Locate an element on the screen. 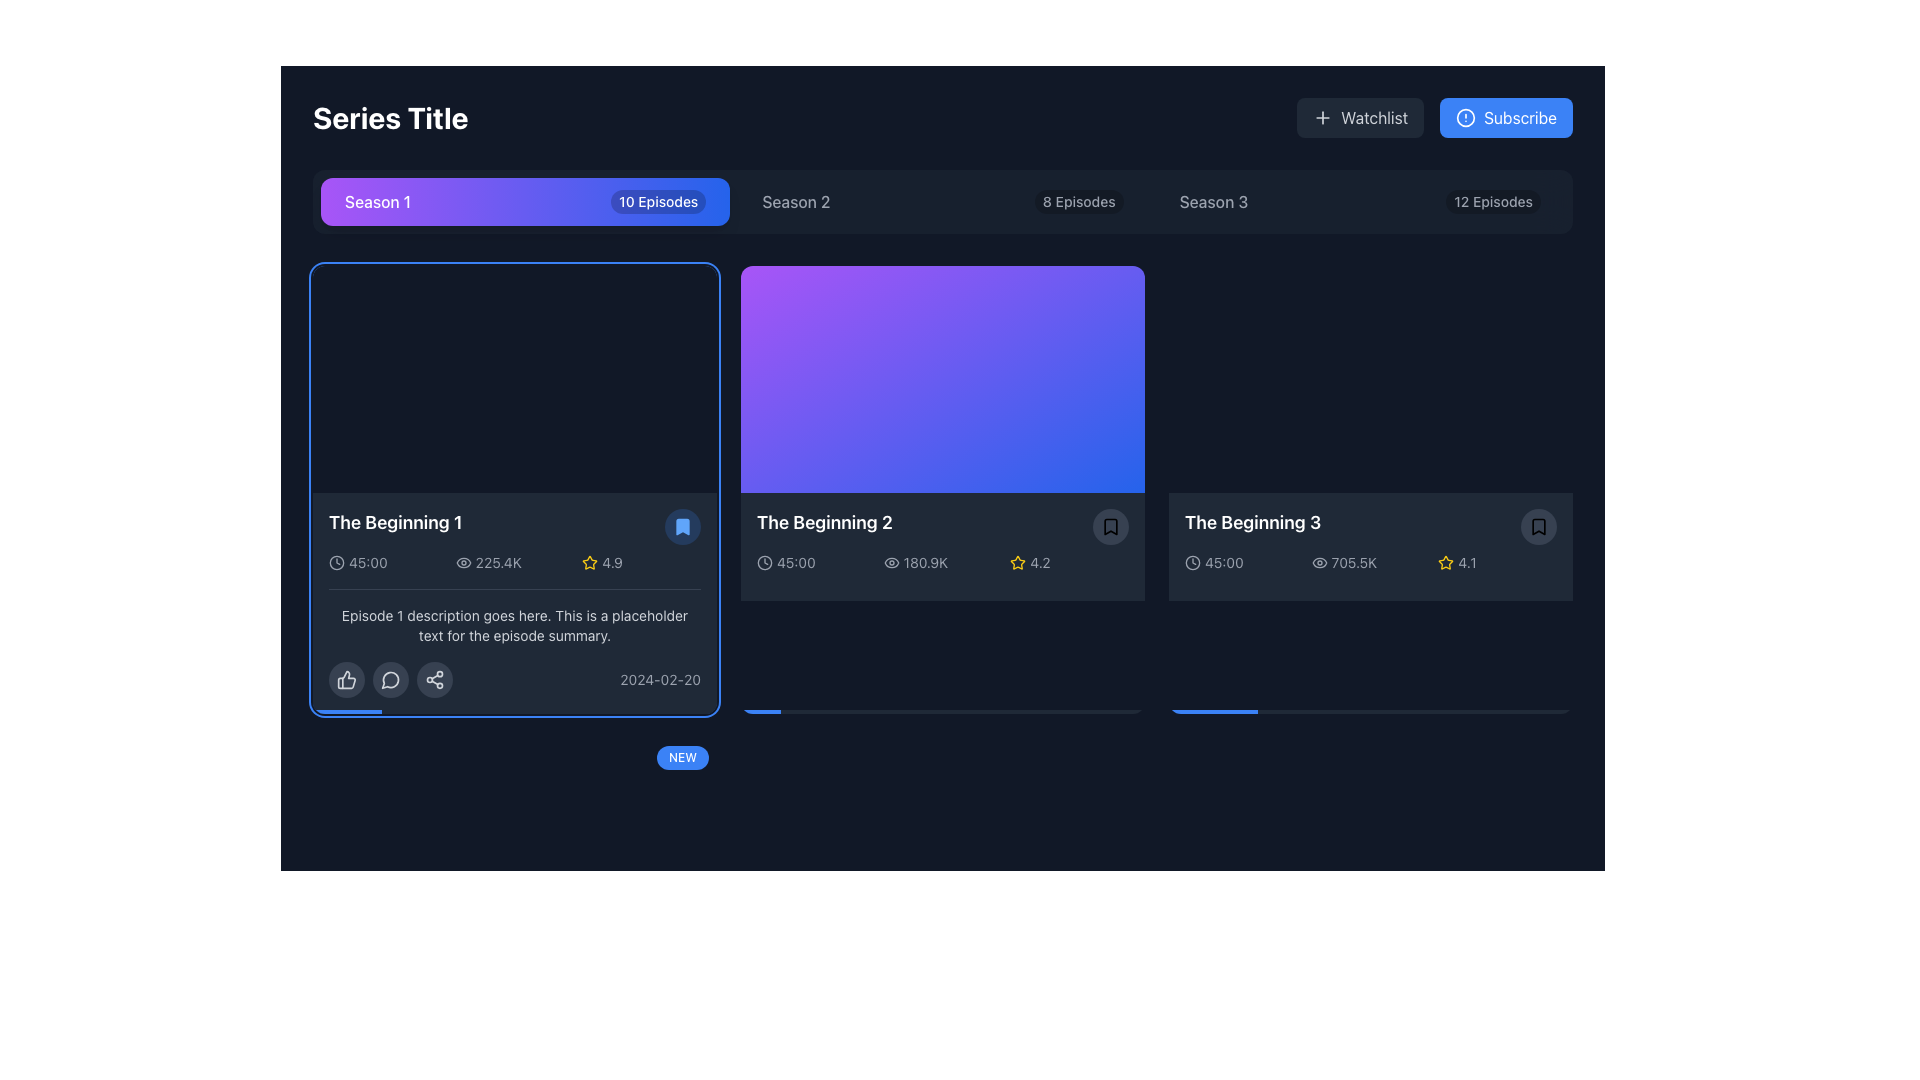  the decorative yellow star icon located in the rating section of the card labeled 'The Beginning 3', positioned to the left of the numerical rating value is located at coordinates (1446, 562).